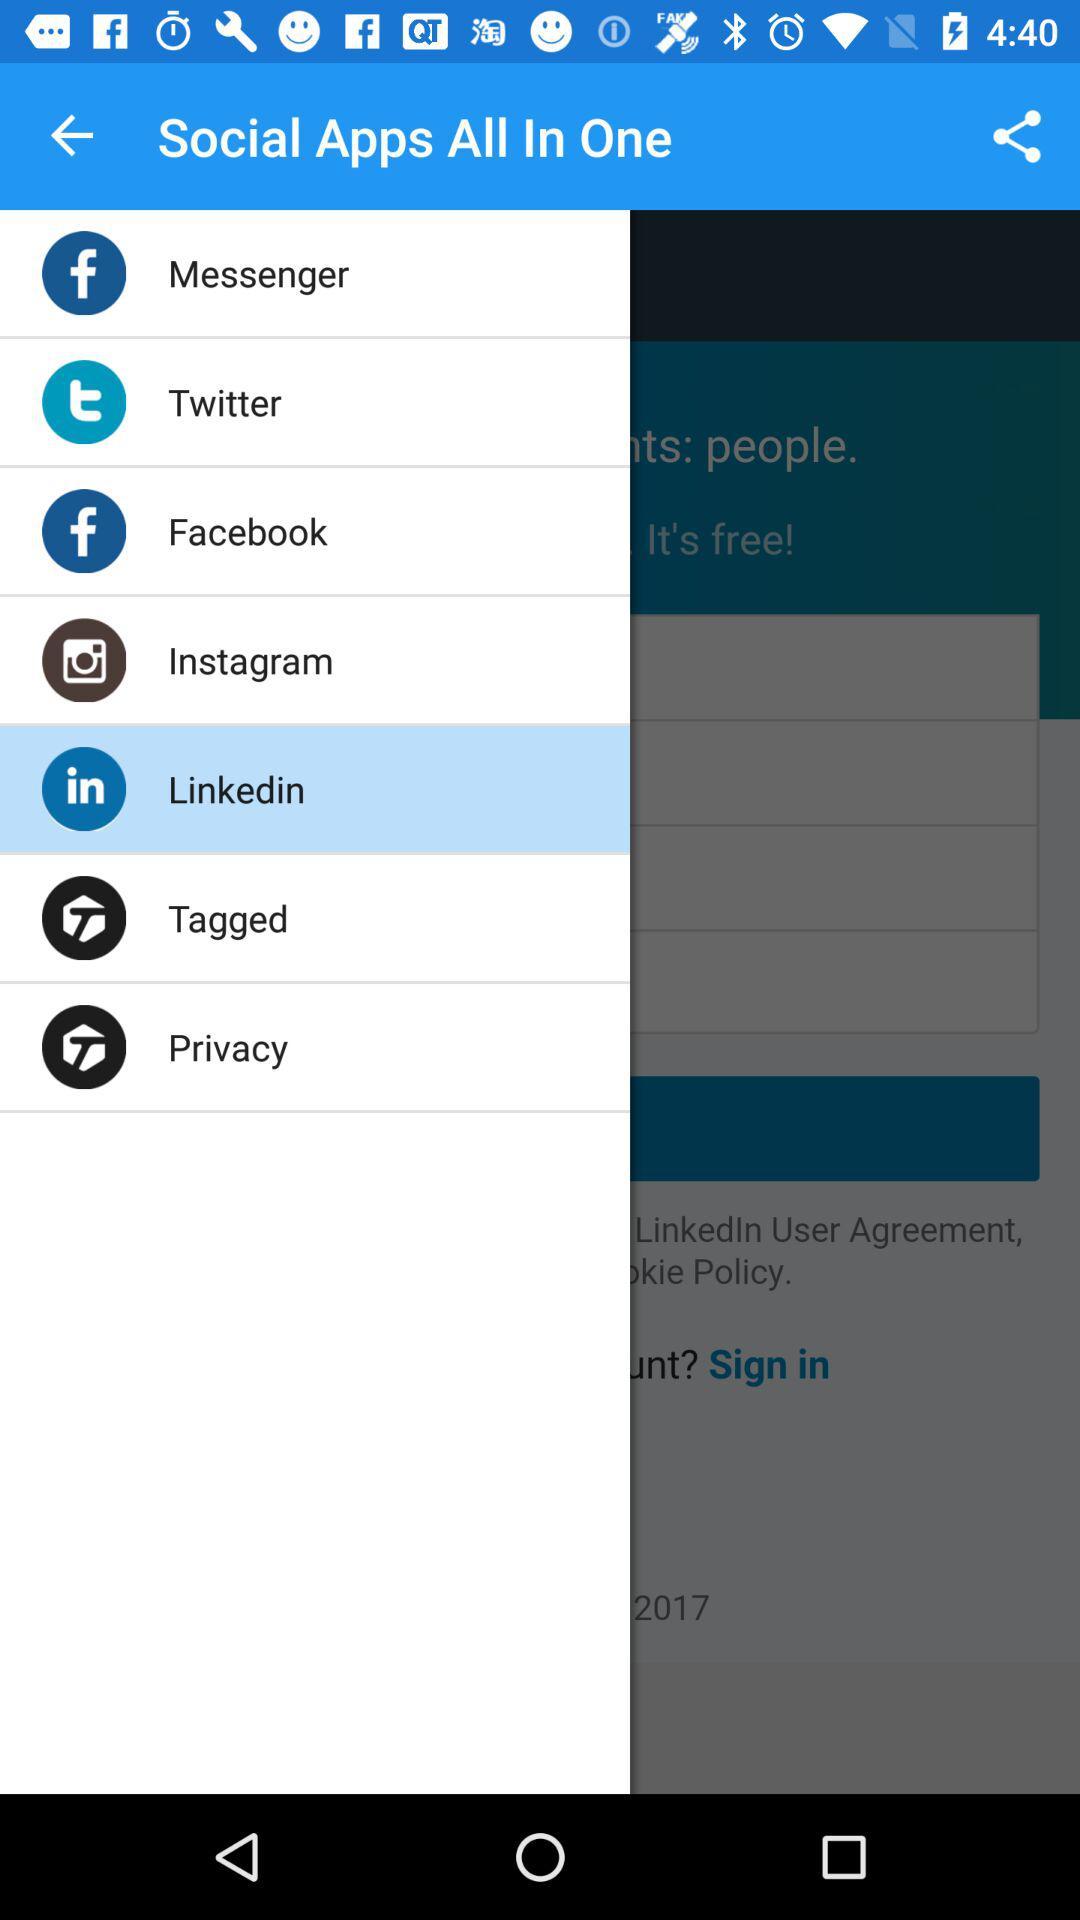  I want to click on the item below social apps all app, so click(257, 272).